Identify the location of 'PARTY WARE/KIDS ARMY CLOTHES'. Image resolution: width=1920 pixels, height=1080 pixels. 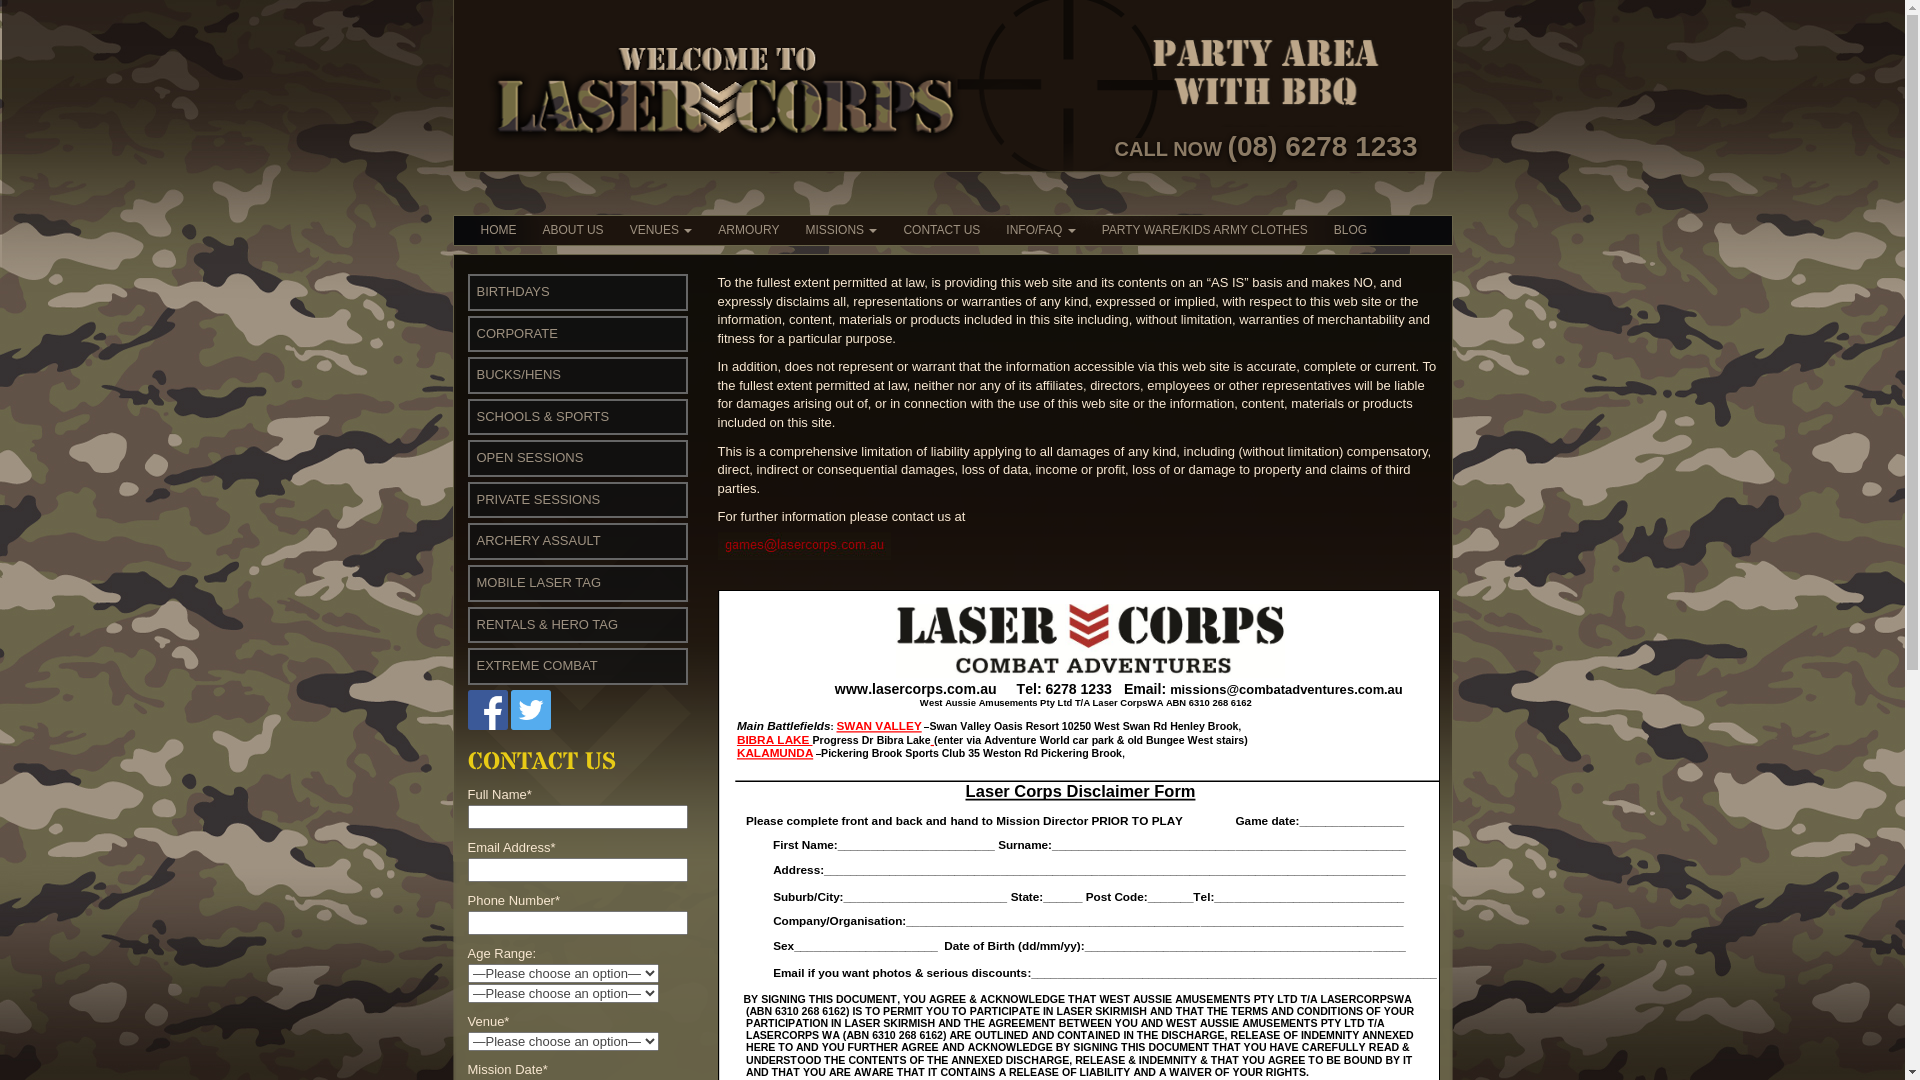
(1203, 229).